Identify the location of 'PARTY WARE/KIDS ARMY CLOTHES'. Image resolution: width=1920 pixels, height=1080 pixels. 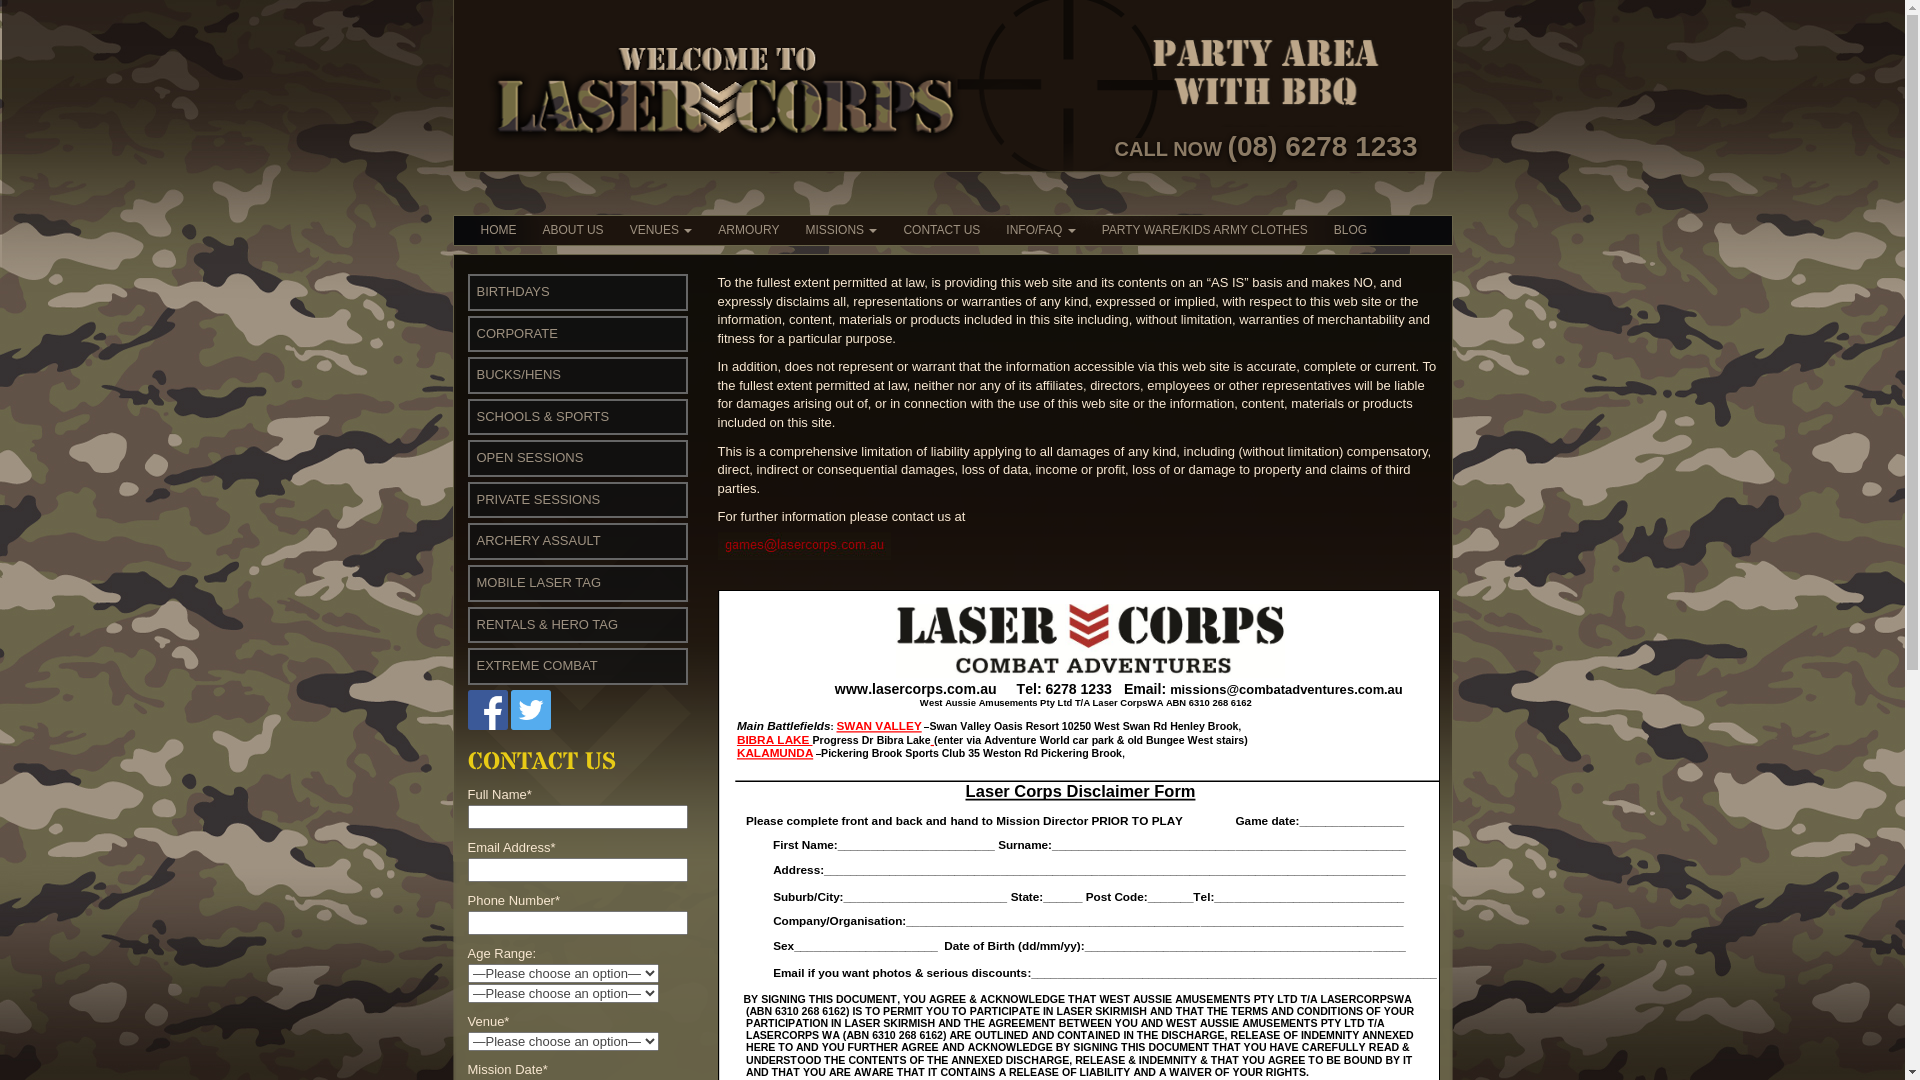
(1203, 229).